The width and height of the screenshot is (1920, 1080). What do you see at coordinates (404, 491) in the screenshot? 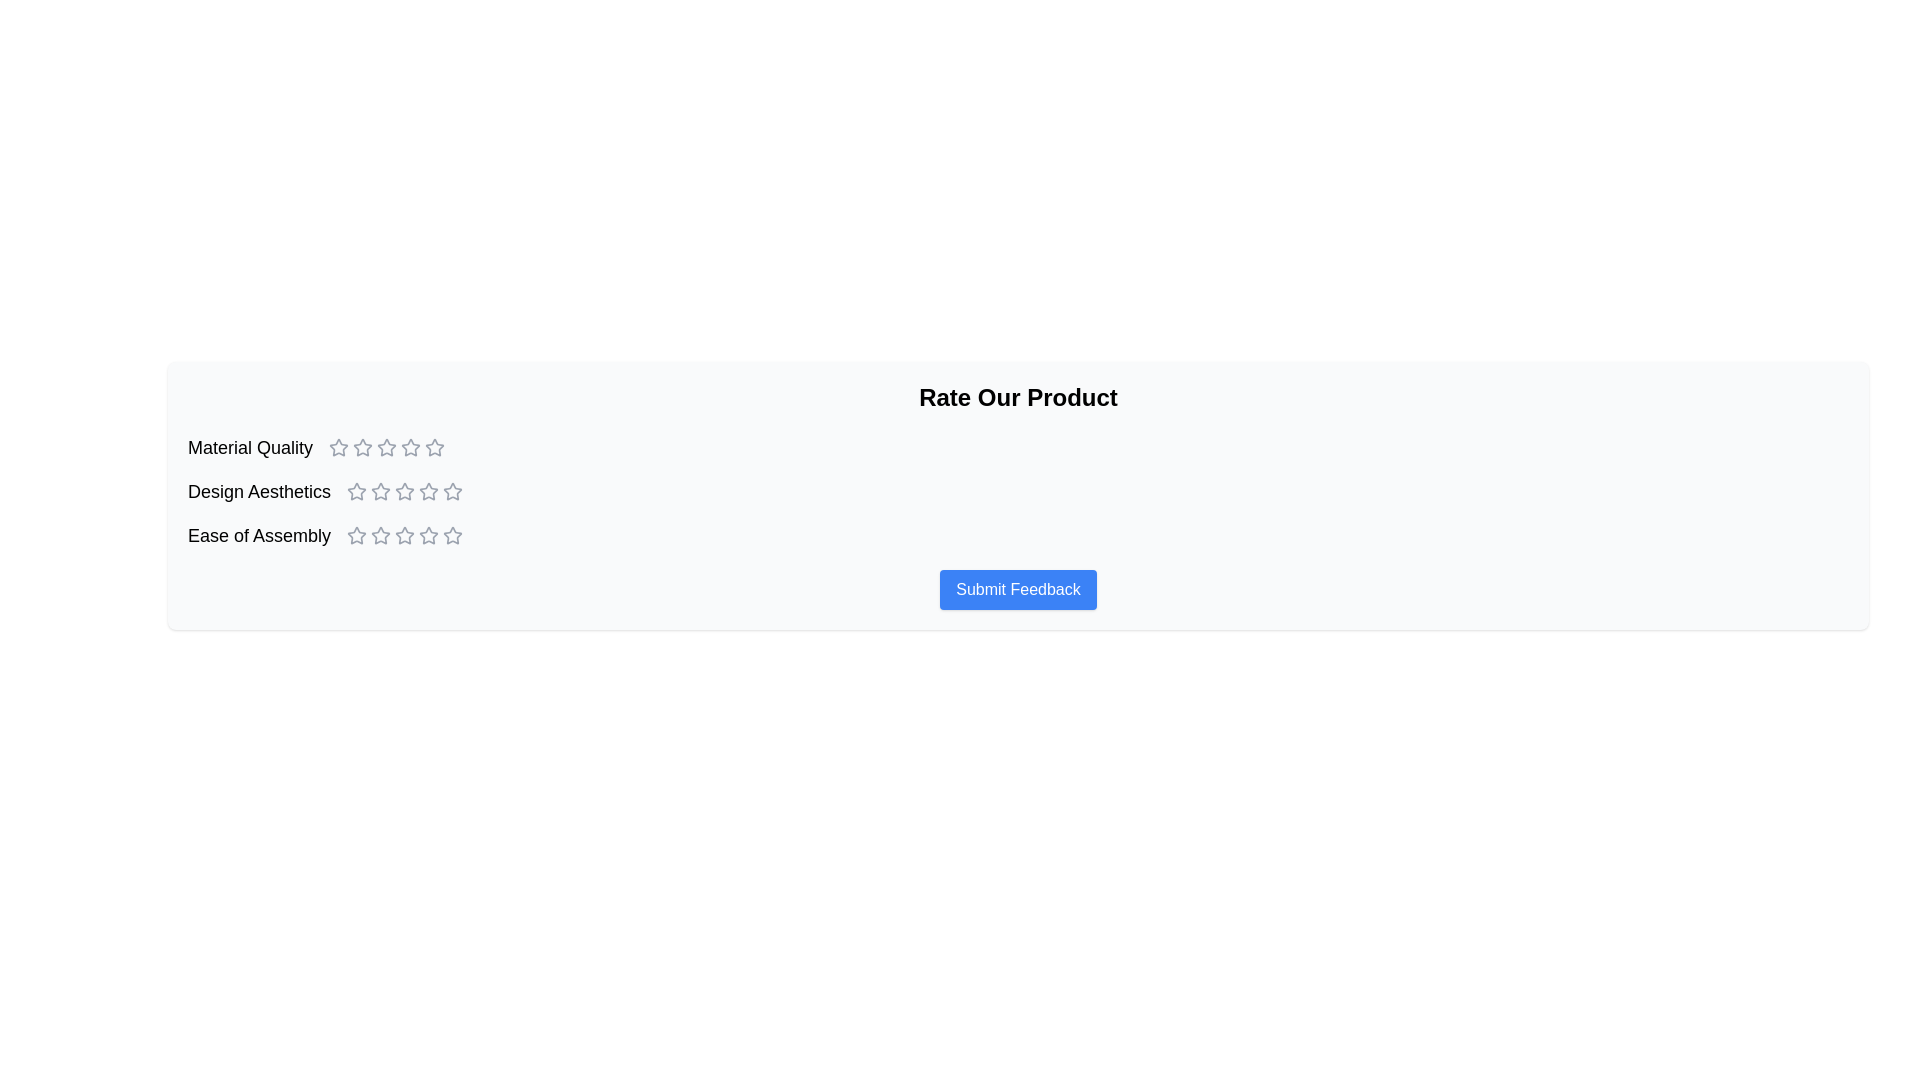
I see `the second star in the second row of the rating interface labeled 'Design Aesthetics' to set a rating` at bounding box center [404, 491].